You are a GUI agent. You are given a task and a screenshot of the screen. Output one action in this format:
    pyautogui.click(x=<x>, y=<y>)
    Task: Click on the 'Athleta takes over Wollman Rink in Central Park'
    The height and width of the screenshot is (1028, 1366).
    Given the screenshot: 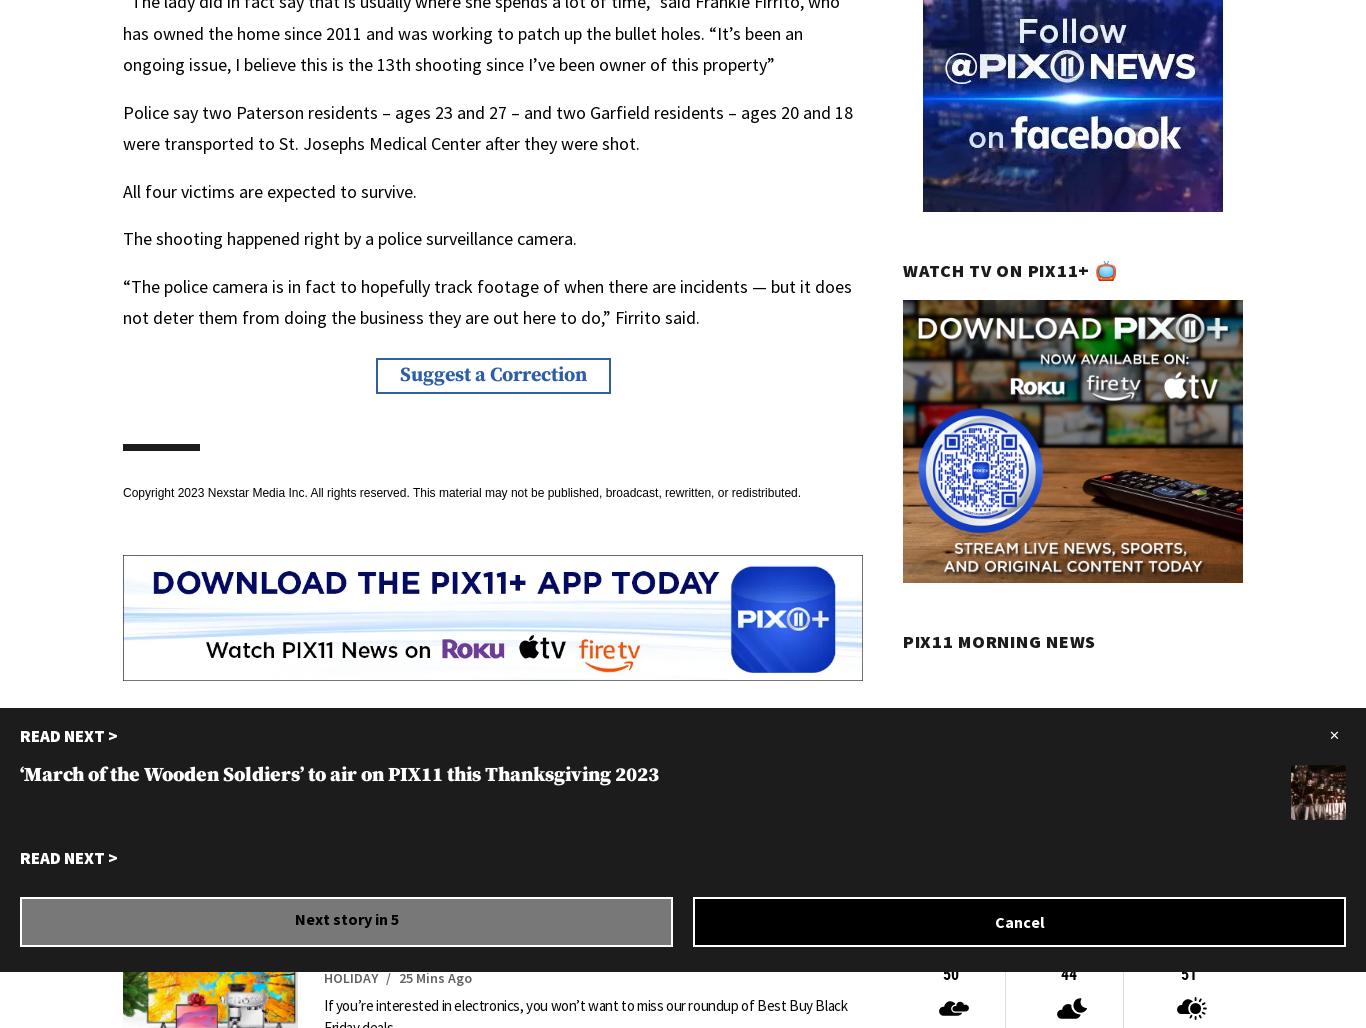 What is the action you would take?
    pyautogui.click(x=24, y=440)
    